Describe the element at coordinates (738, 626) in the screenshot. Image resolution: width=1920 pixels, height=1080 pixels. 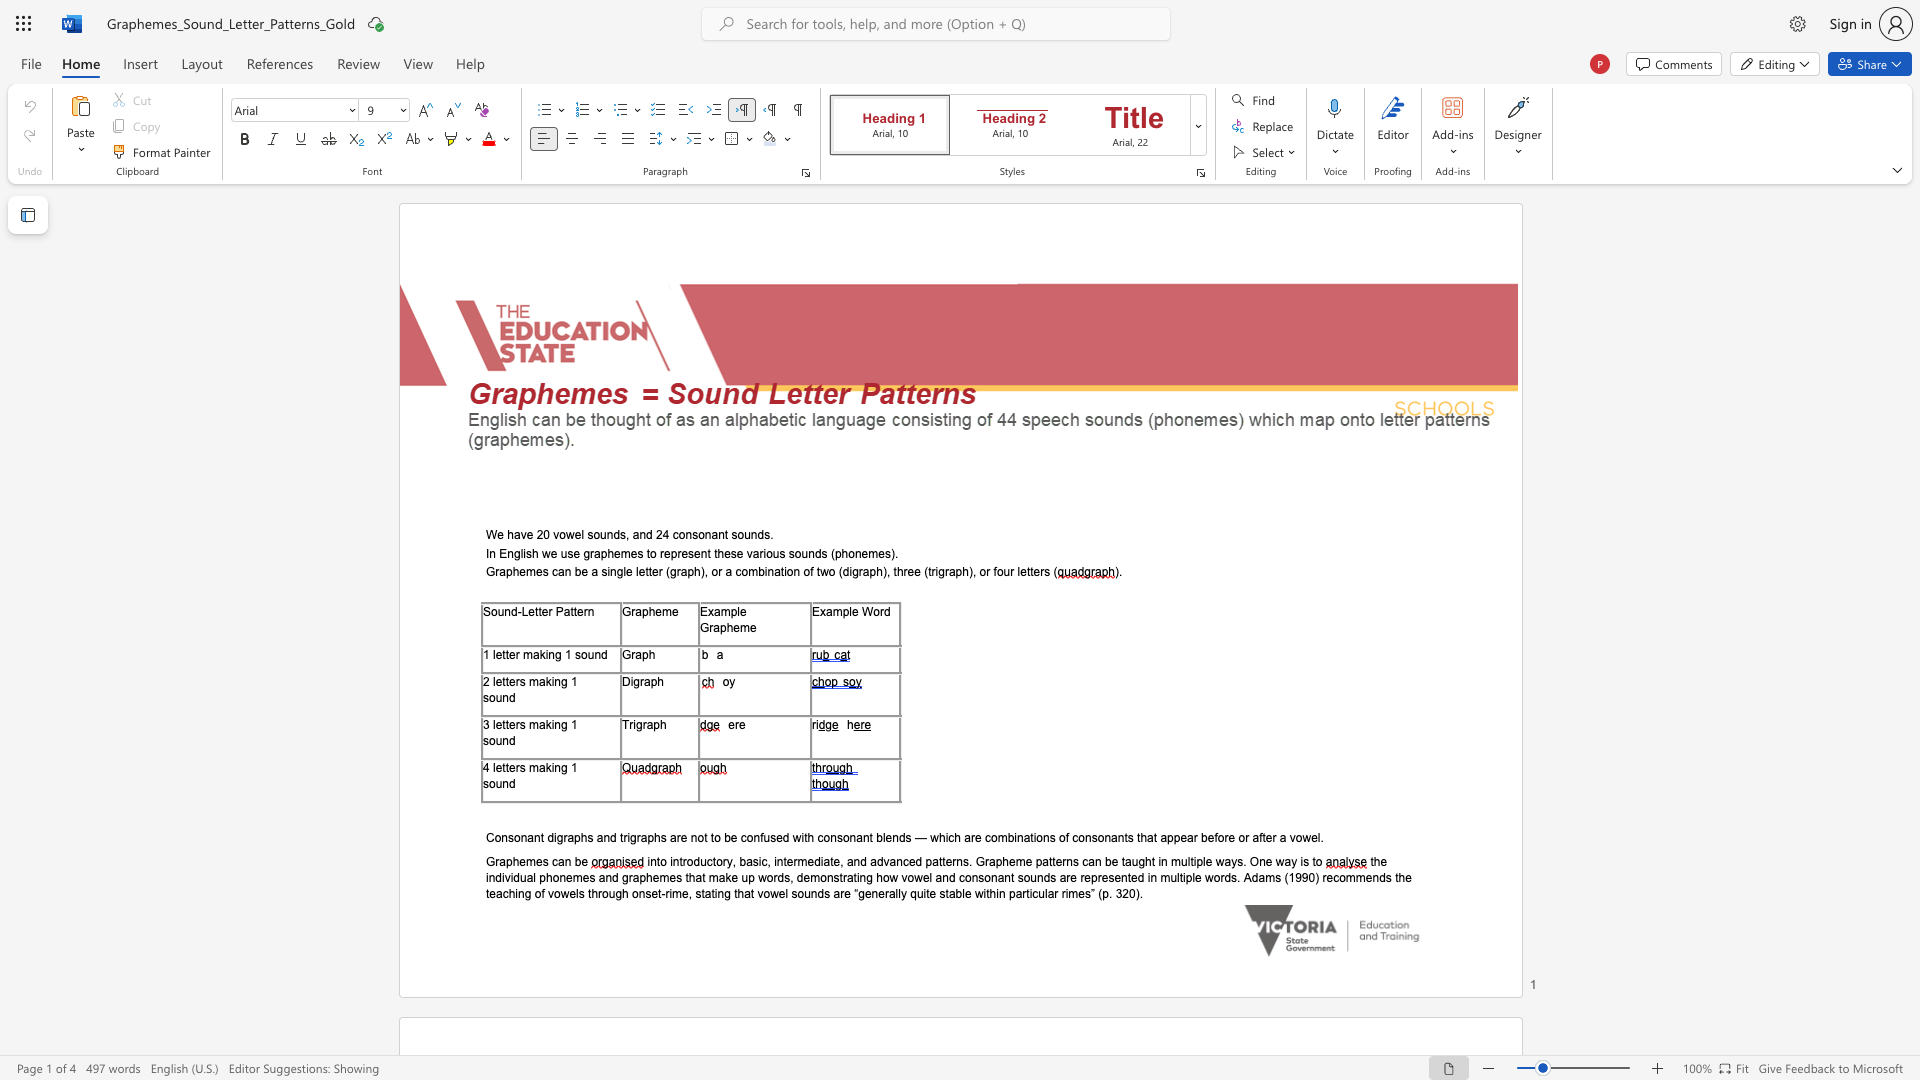
I see `the subset text "me" within the text "Example Grapheme"` at that location.